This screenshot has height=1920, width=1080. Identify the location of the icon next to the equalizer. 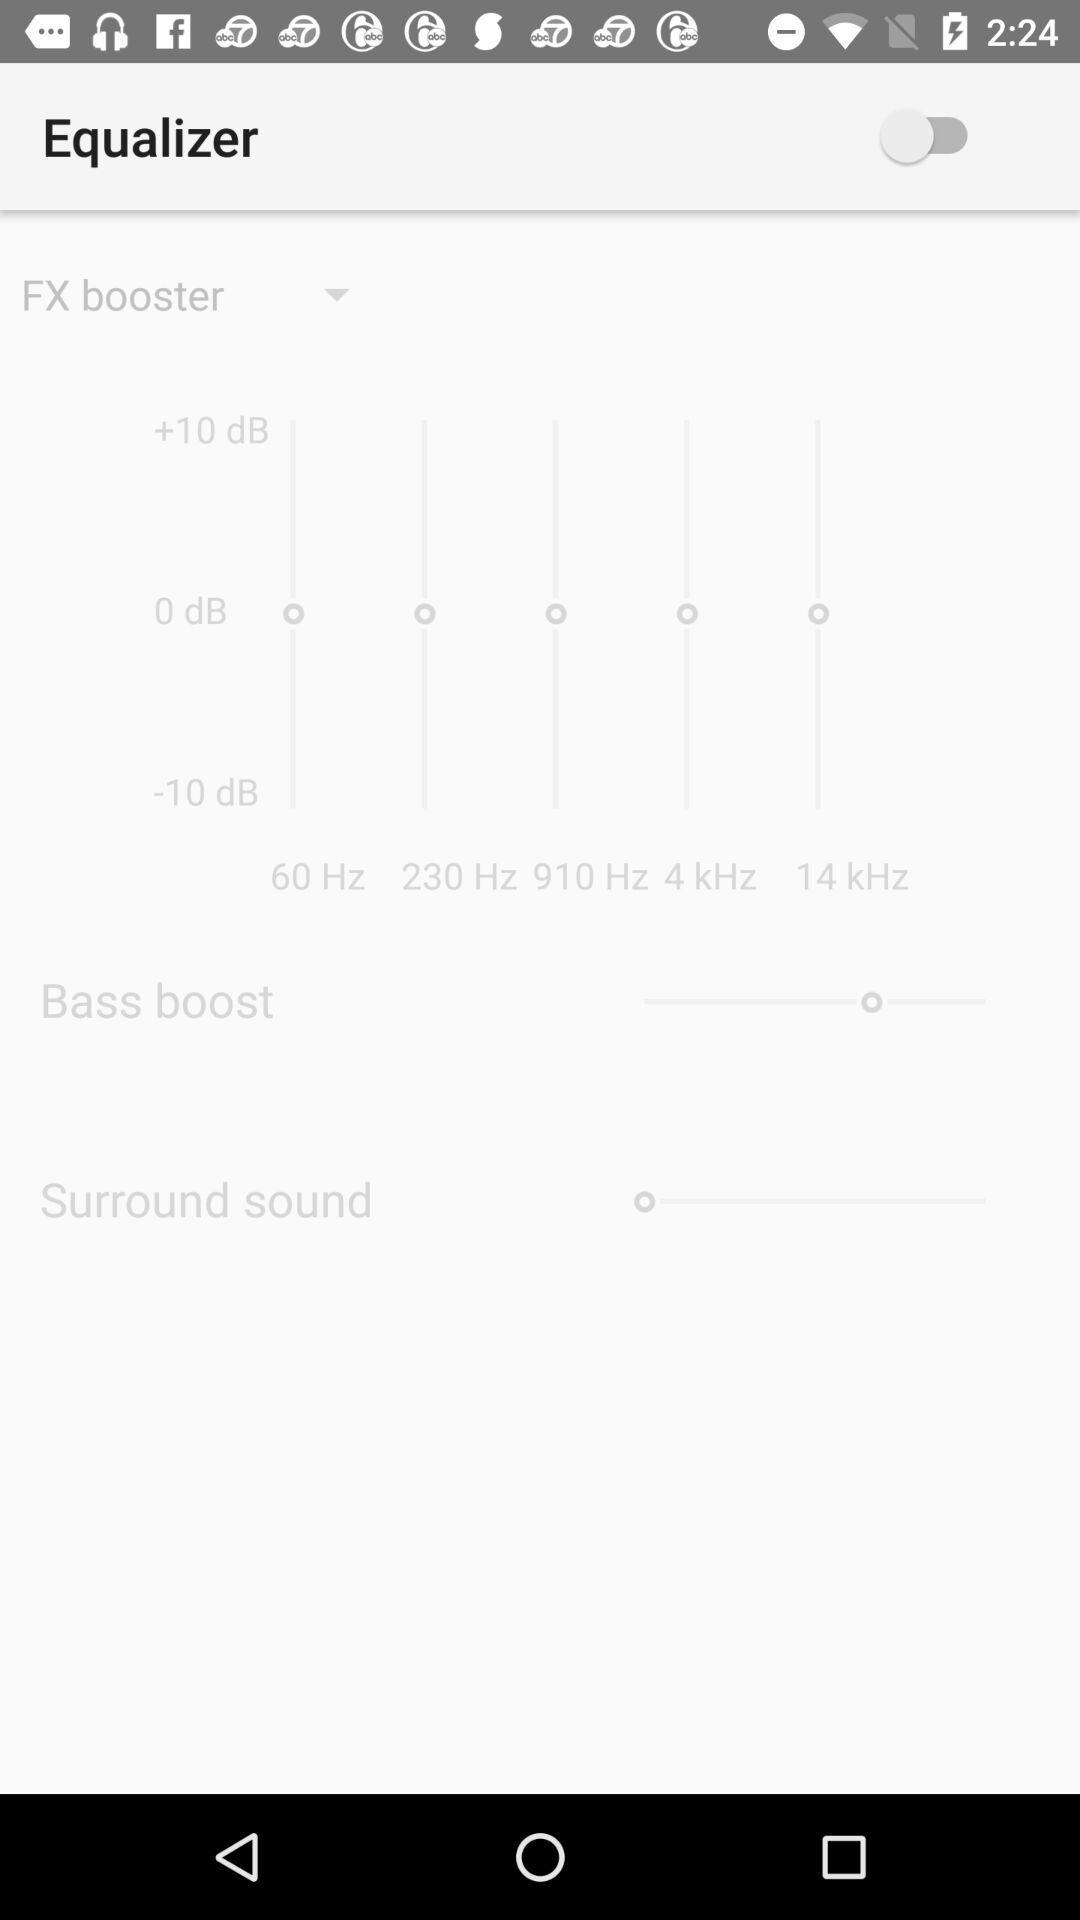
(953, 135).